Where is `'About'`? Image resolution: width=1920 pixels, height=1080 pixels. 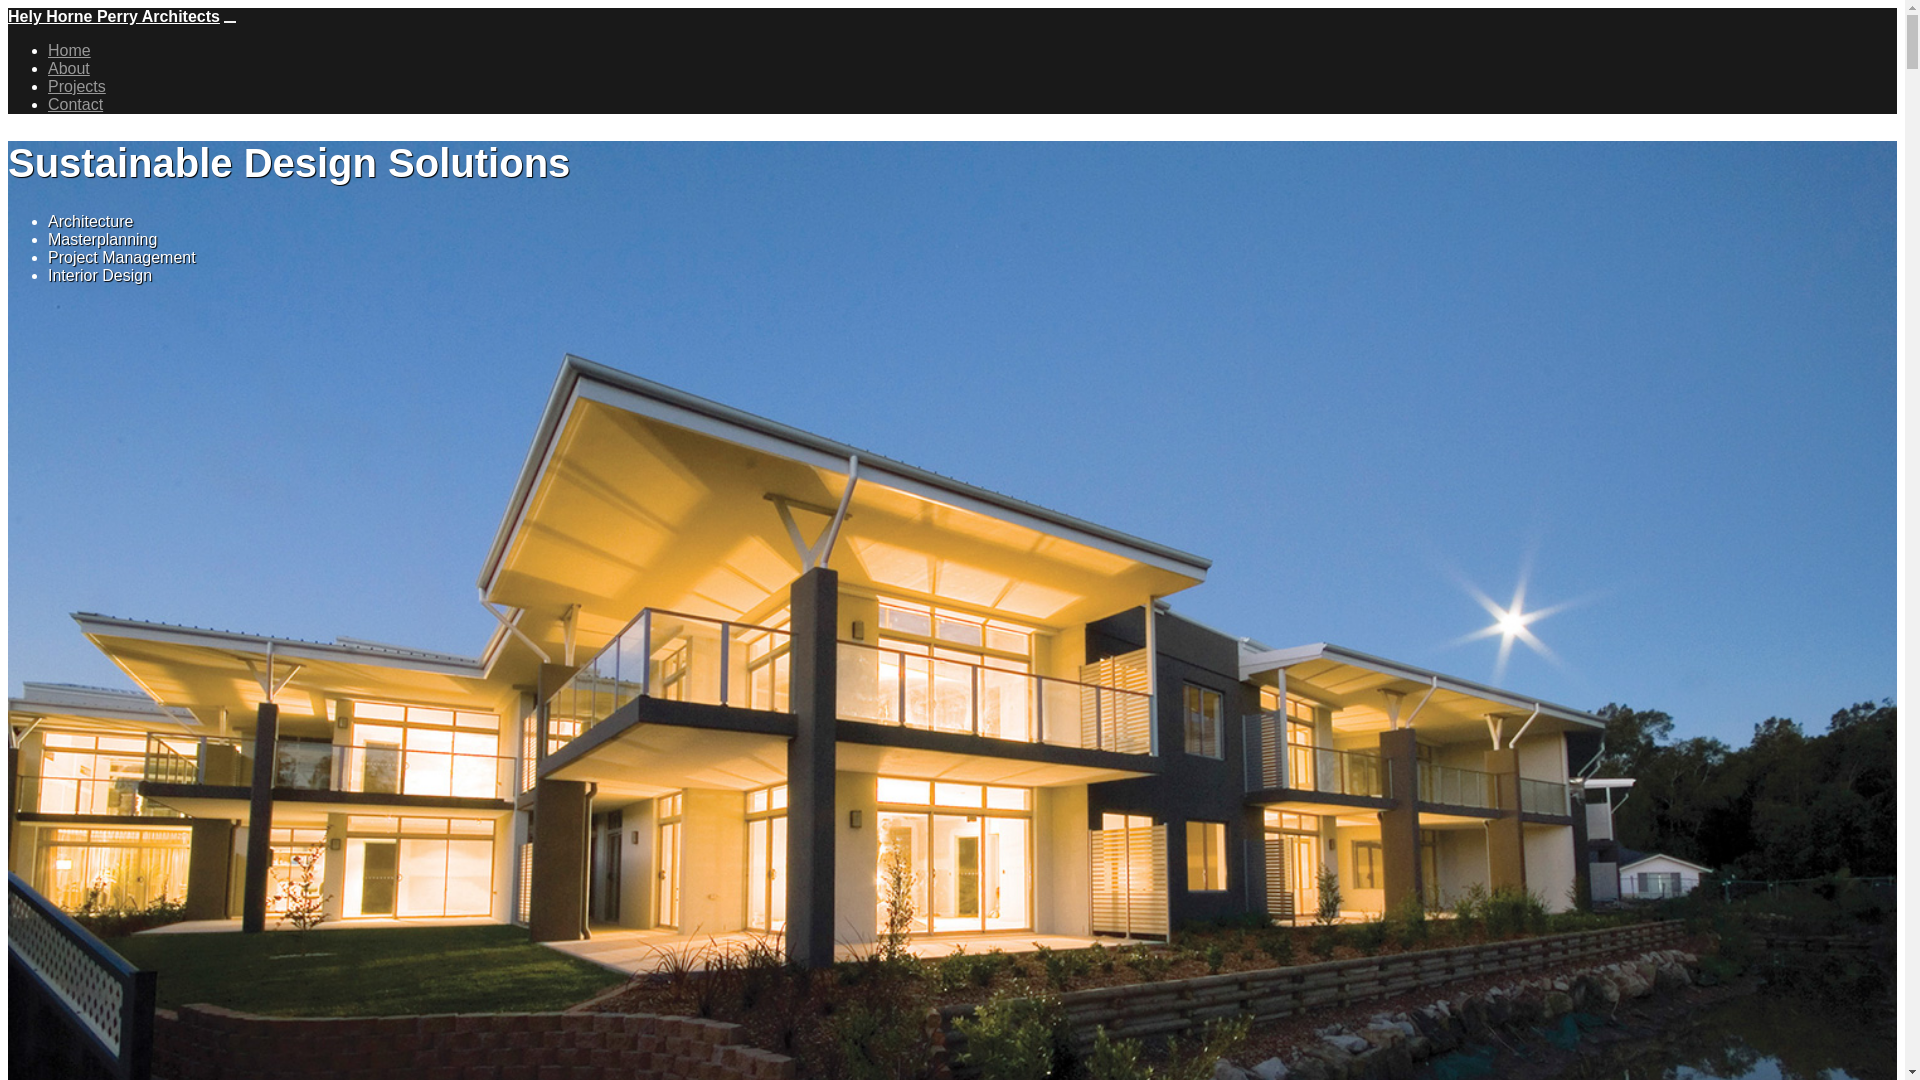 'About' is located at coordinates (68, 67).